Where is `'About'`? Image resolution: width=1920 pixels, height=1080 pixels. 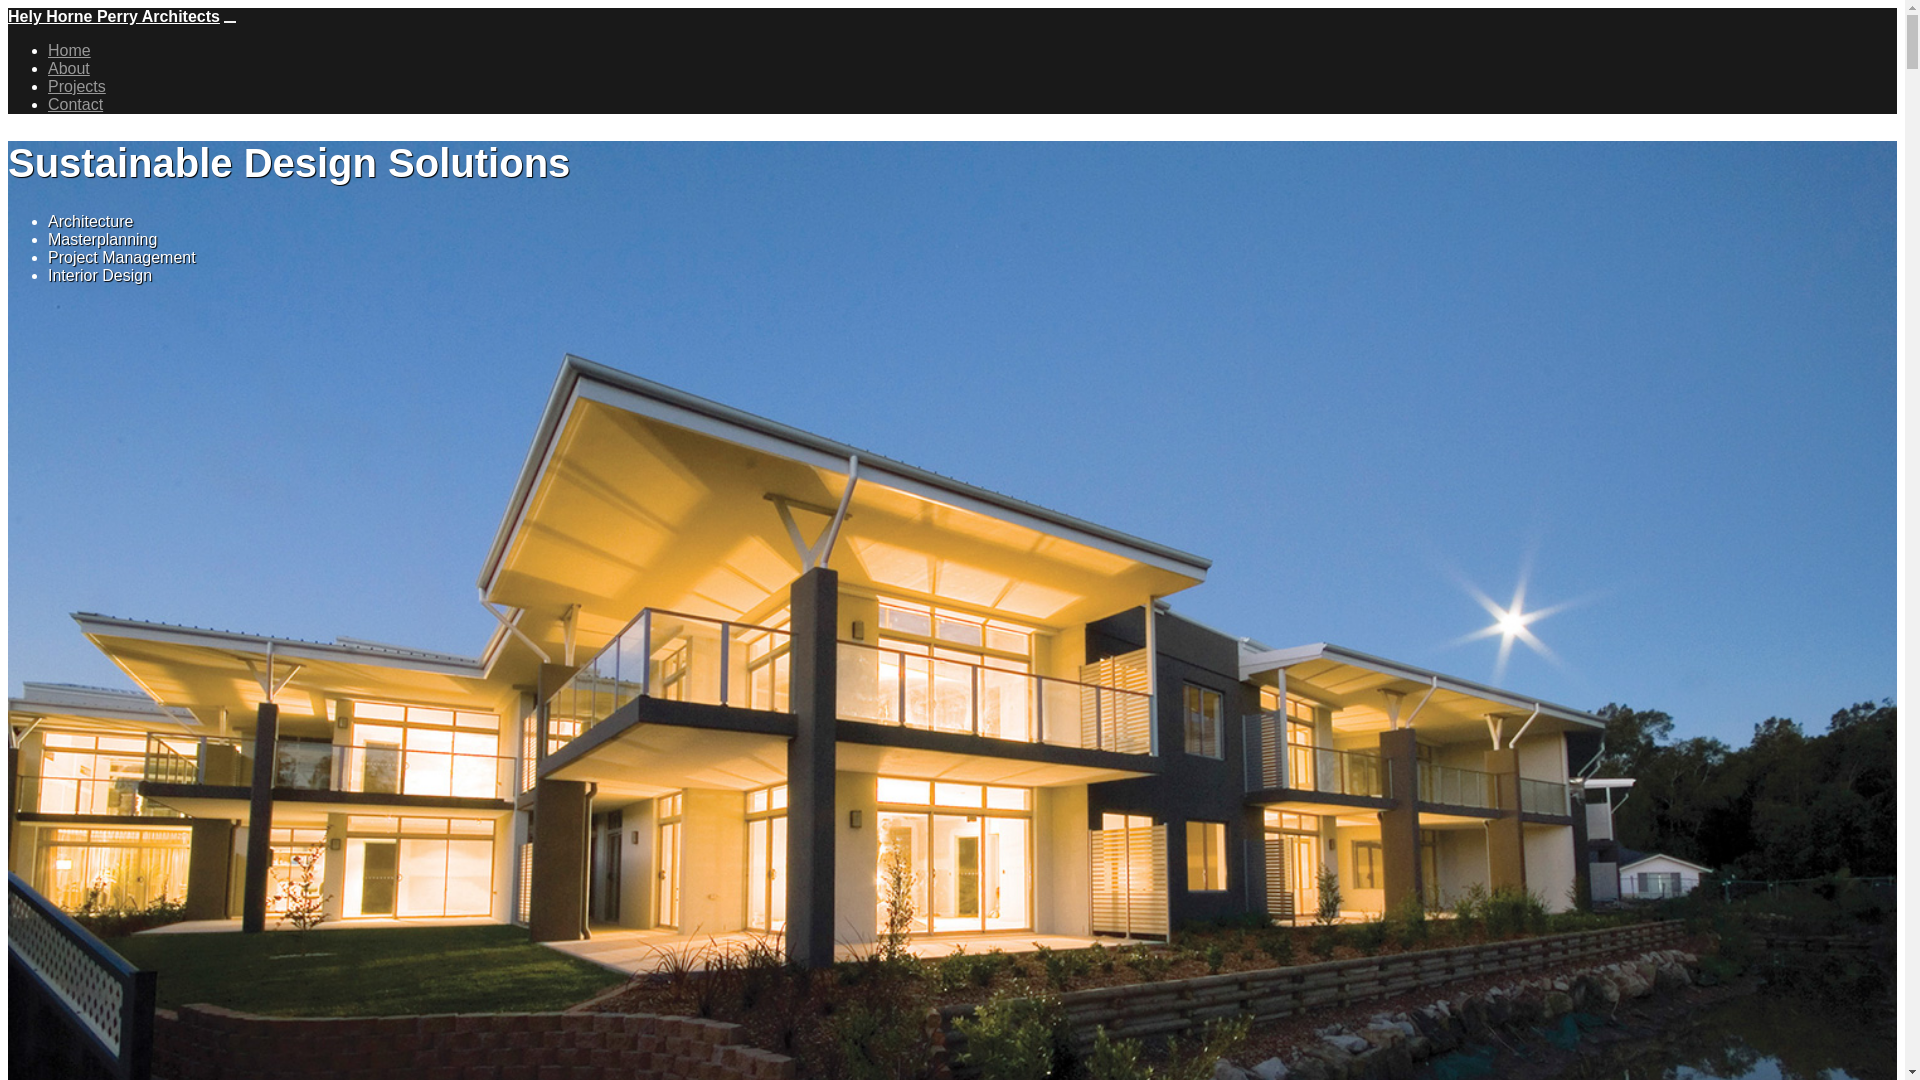 'About' is located at coordinates (68, 67).